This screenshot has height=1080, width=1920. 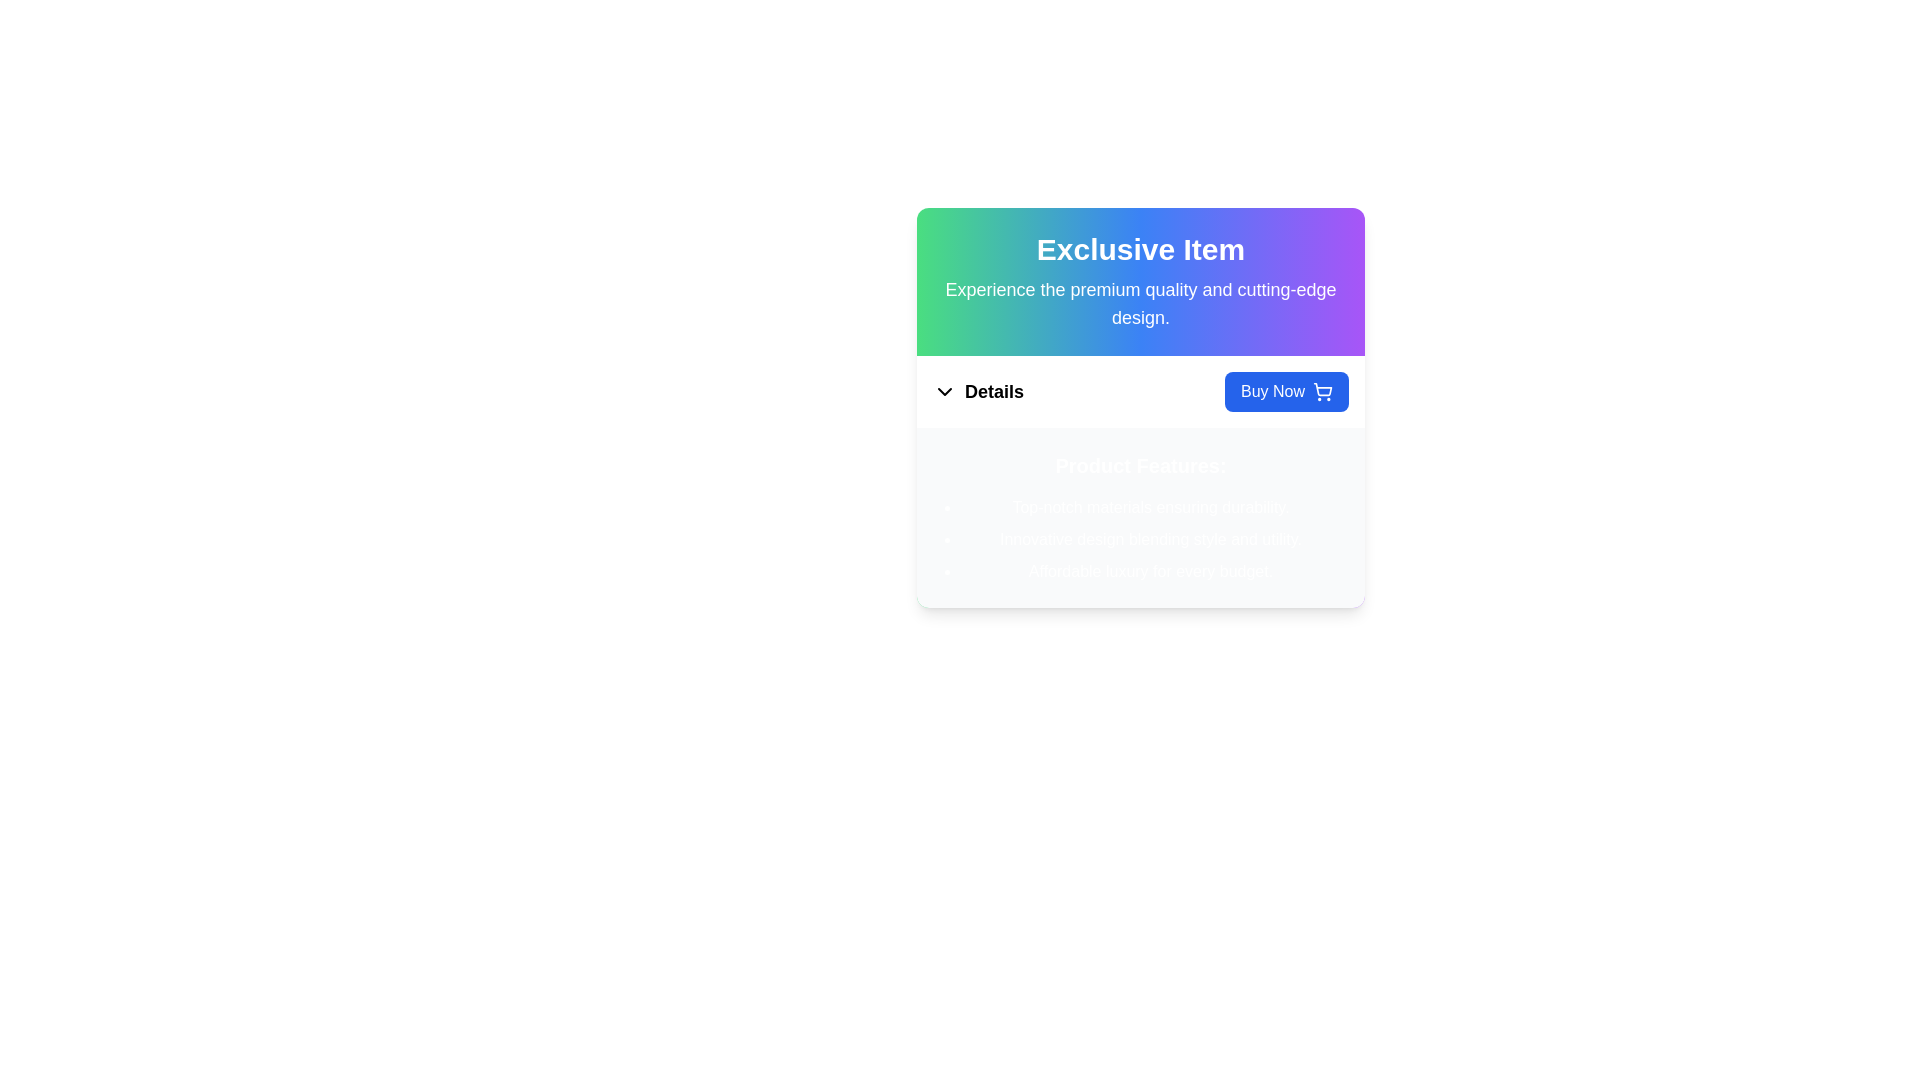 What do you see at coordinates (1141, 281) in the screenshot?
I see `the Text header block with a vibrant gradient background that contains the title 'Exclusive Item' and subtitle 'Experience the premium quality and cutting-edge design.'` at bounding box center [1141, 281].